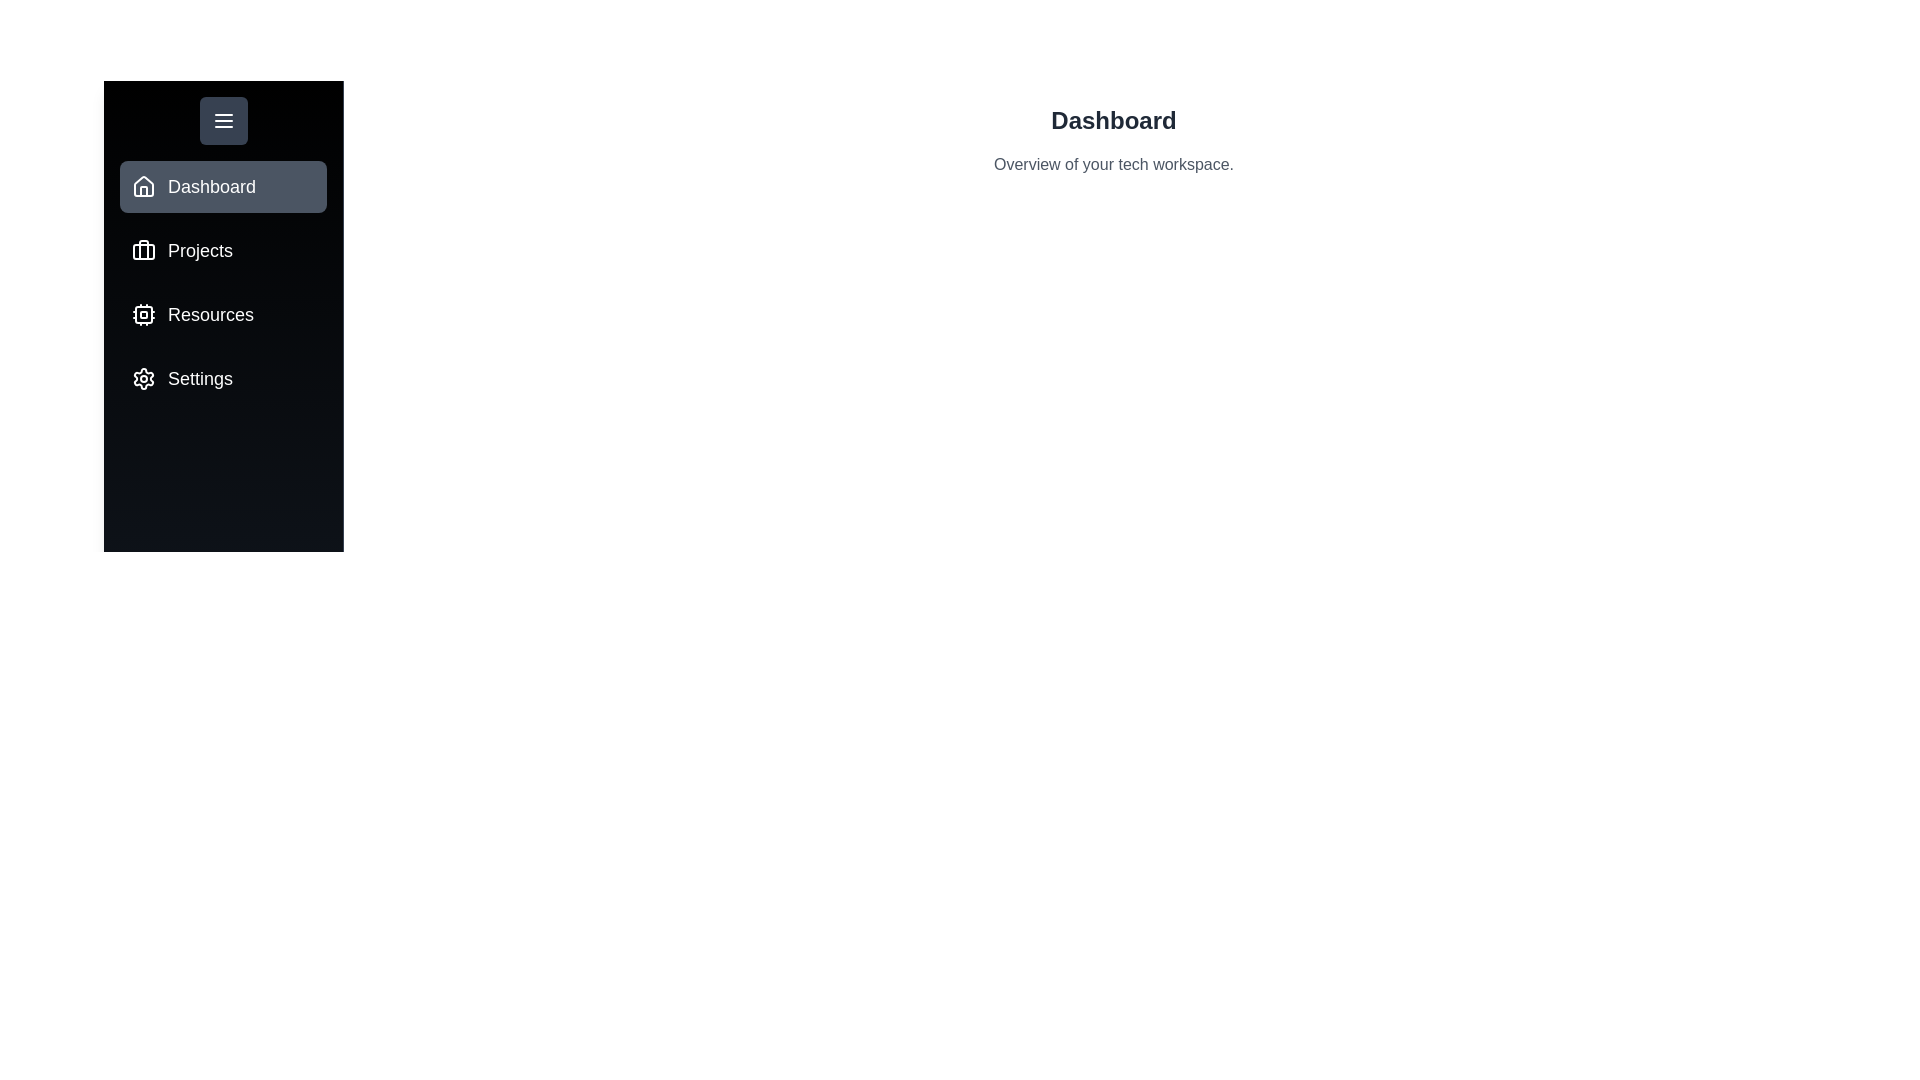  What do you see at coordinates (223, 120) in the screenshot?
I see `the drawer toggle button to toggle the drawer state` at bounding box center [223, 120].